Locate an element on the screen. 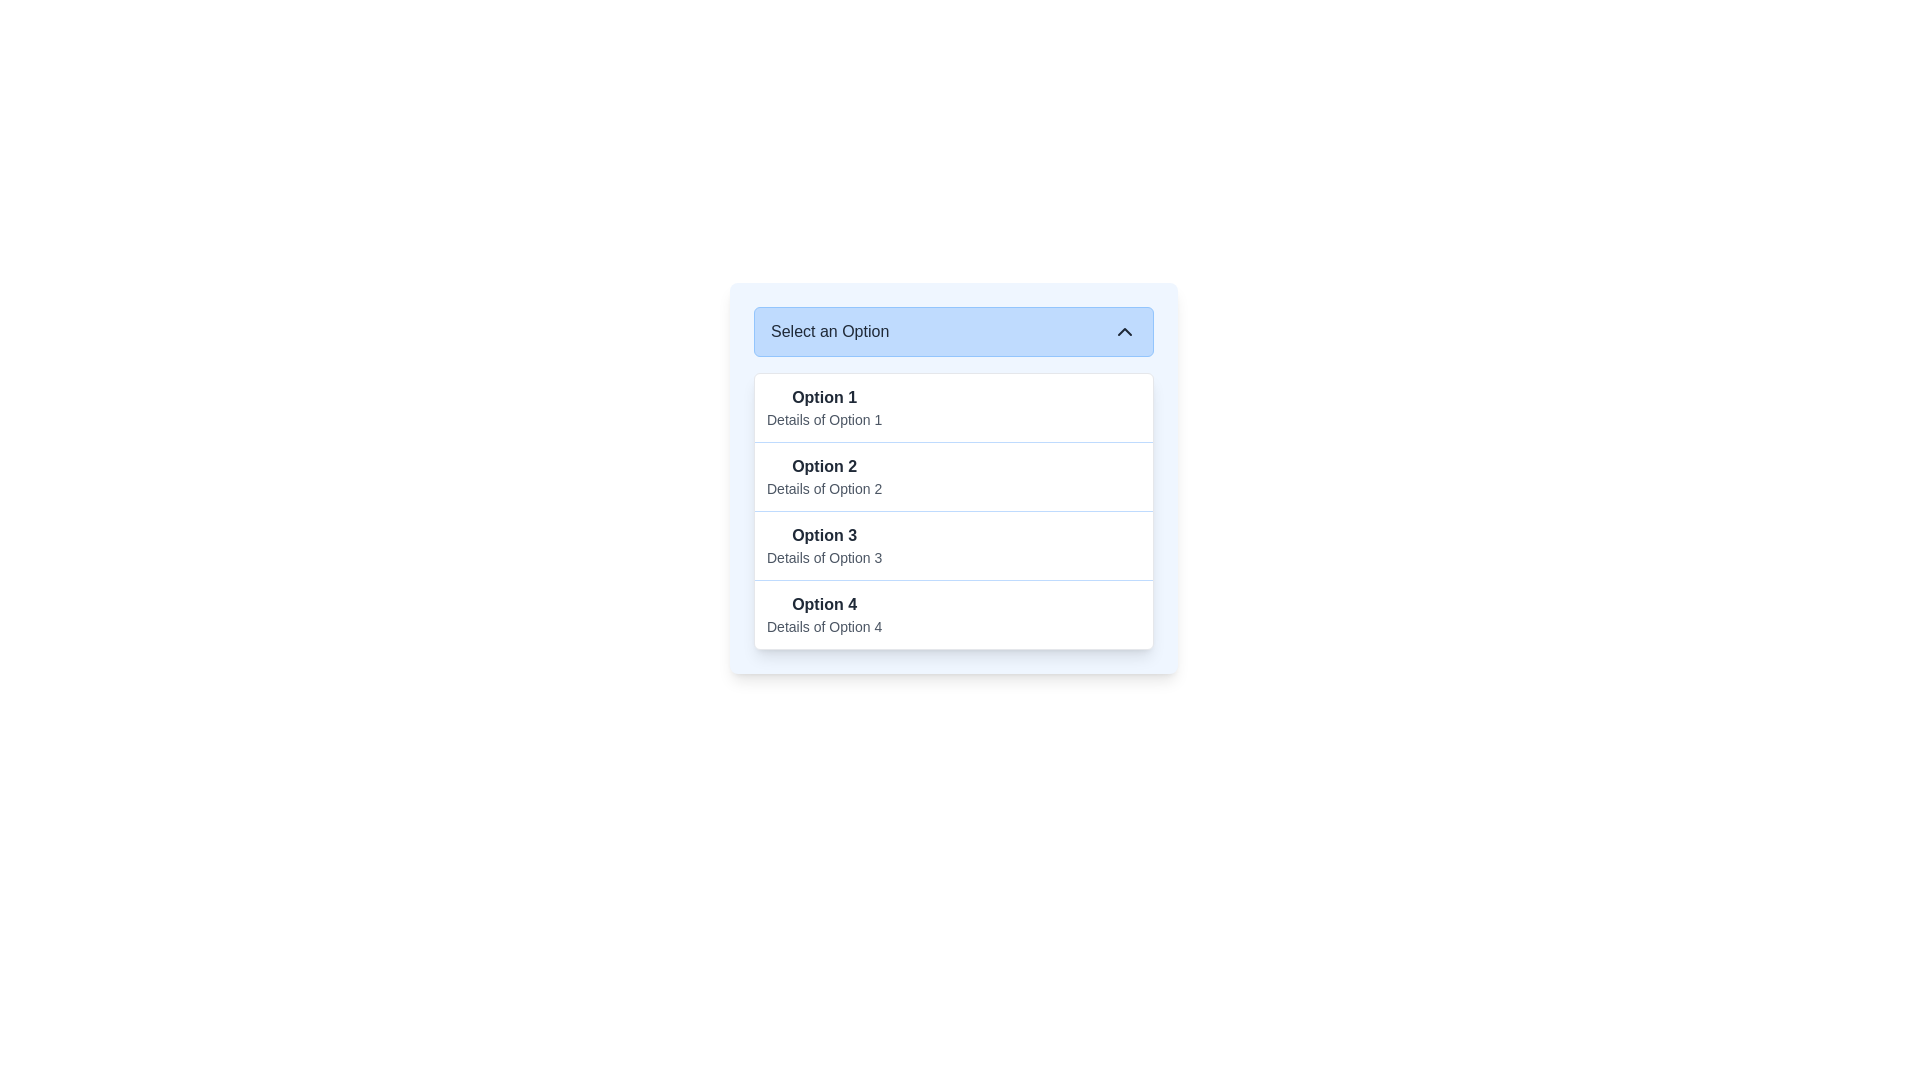 The width and height of the screenshot is (1920, 1080). the list item with the main title 'Option 3' and subtitle 'Details of Option 3' in the dropdown menu is located at coordinates (953, 544).